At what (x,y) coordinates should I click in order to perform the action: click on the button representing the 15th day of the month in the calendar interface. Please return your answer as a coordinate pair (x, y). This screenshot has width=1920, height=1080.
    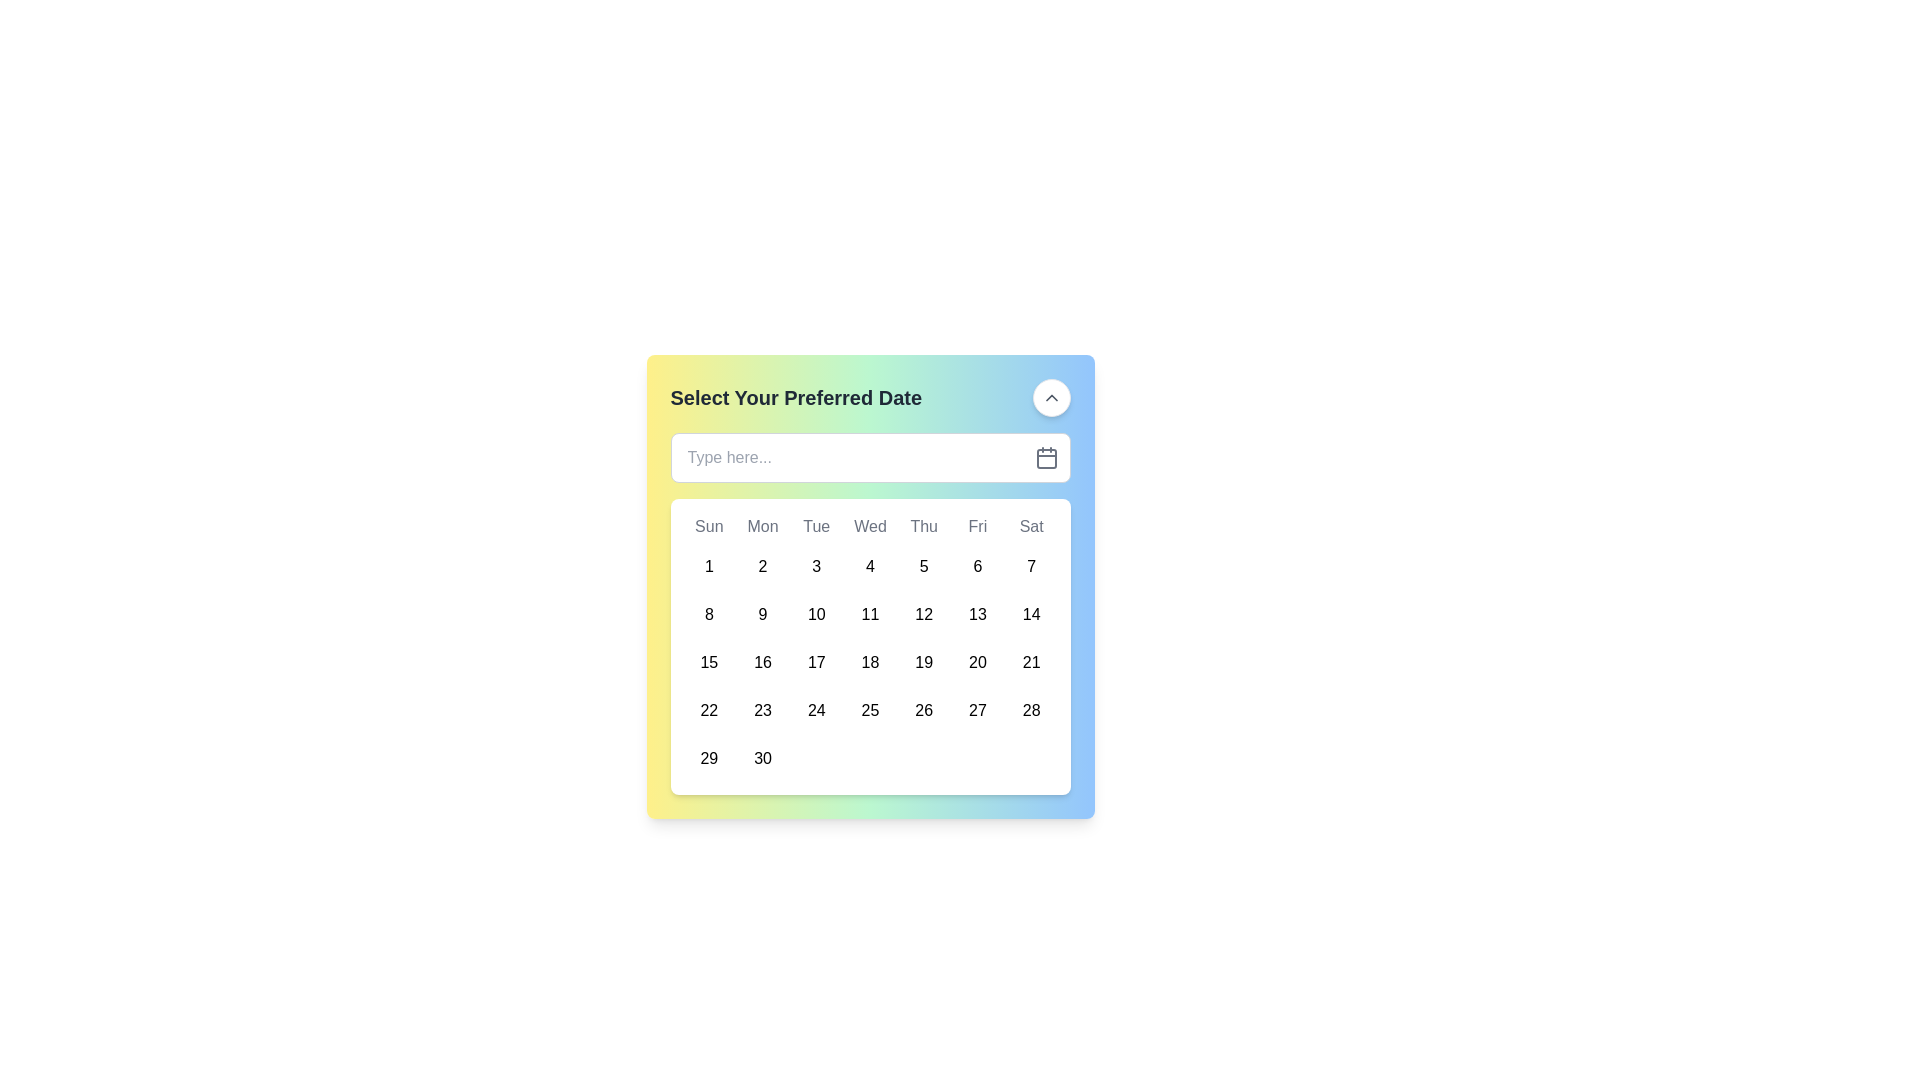
    Looking at the image, I should click on (709, 663).